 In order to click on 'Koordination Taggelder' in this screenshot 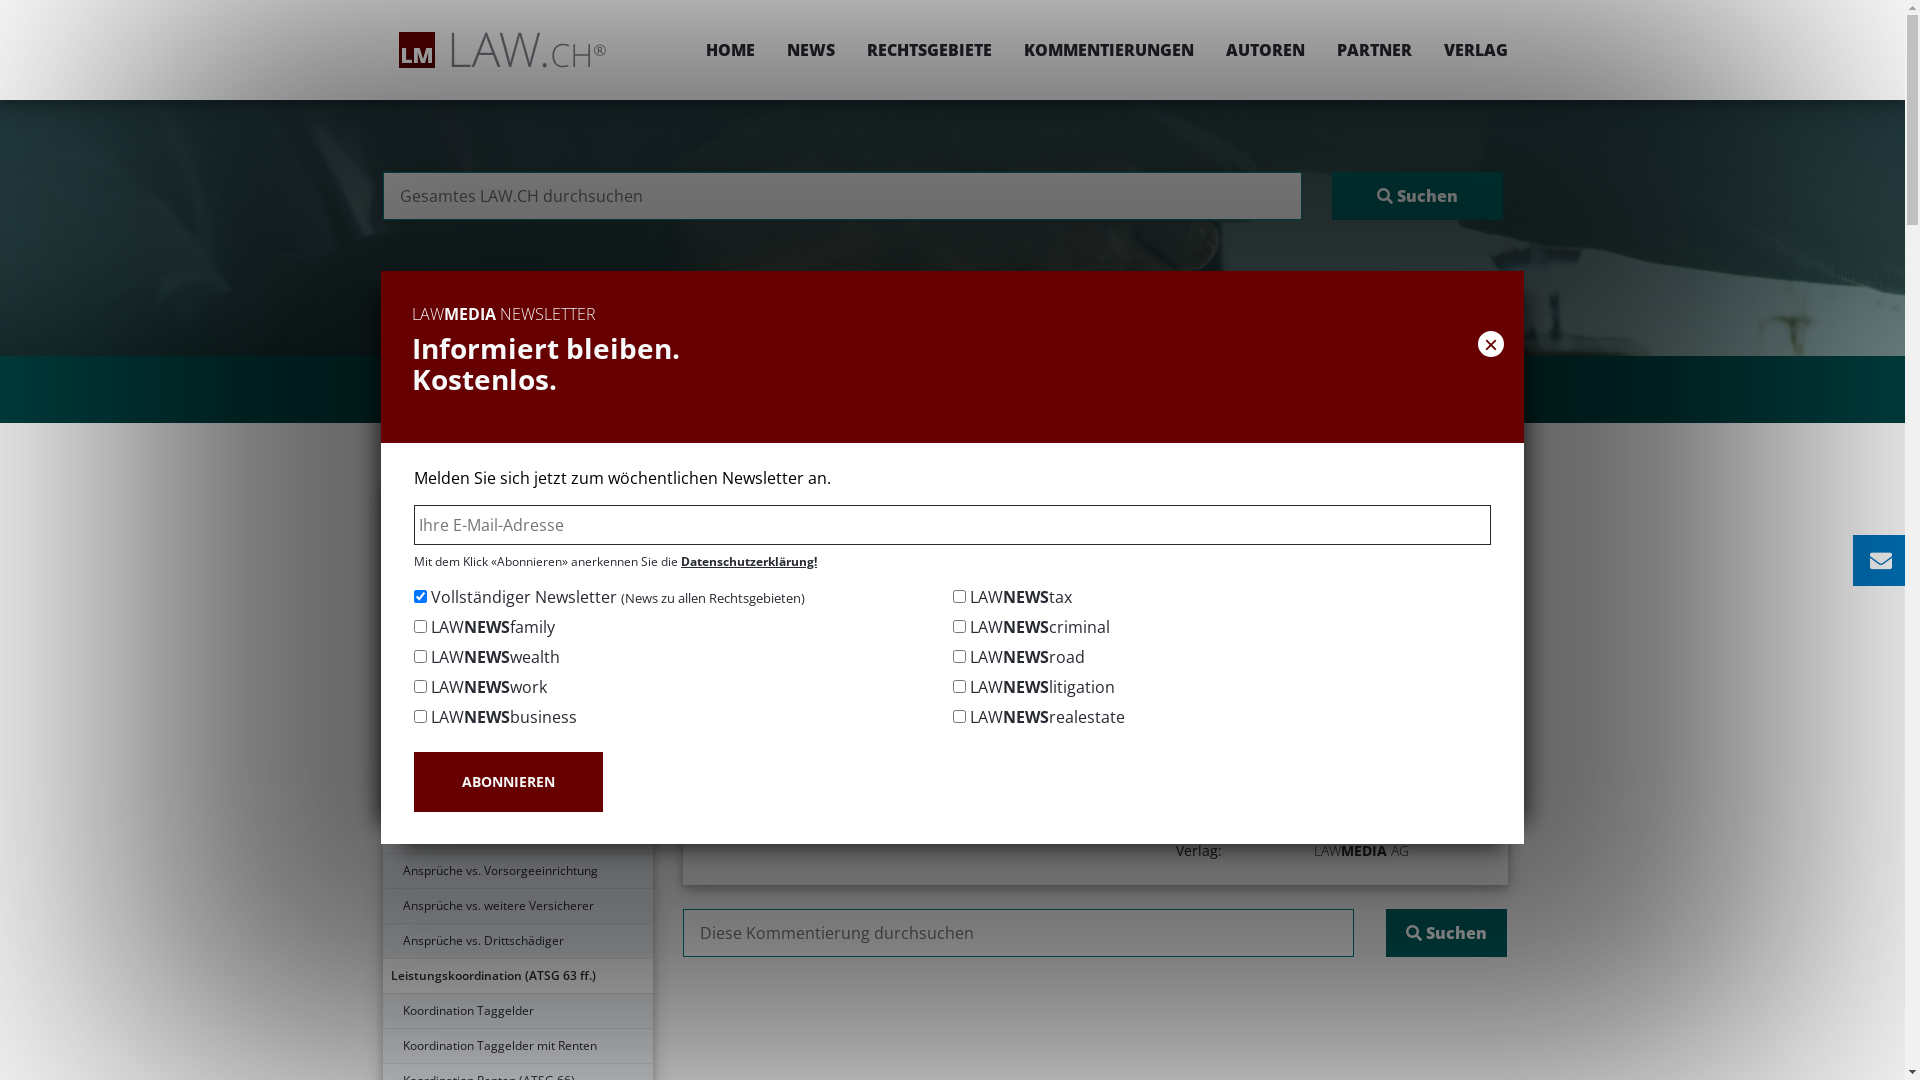, I will do `click(382, 1010)`.